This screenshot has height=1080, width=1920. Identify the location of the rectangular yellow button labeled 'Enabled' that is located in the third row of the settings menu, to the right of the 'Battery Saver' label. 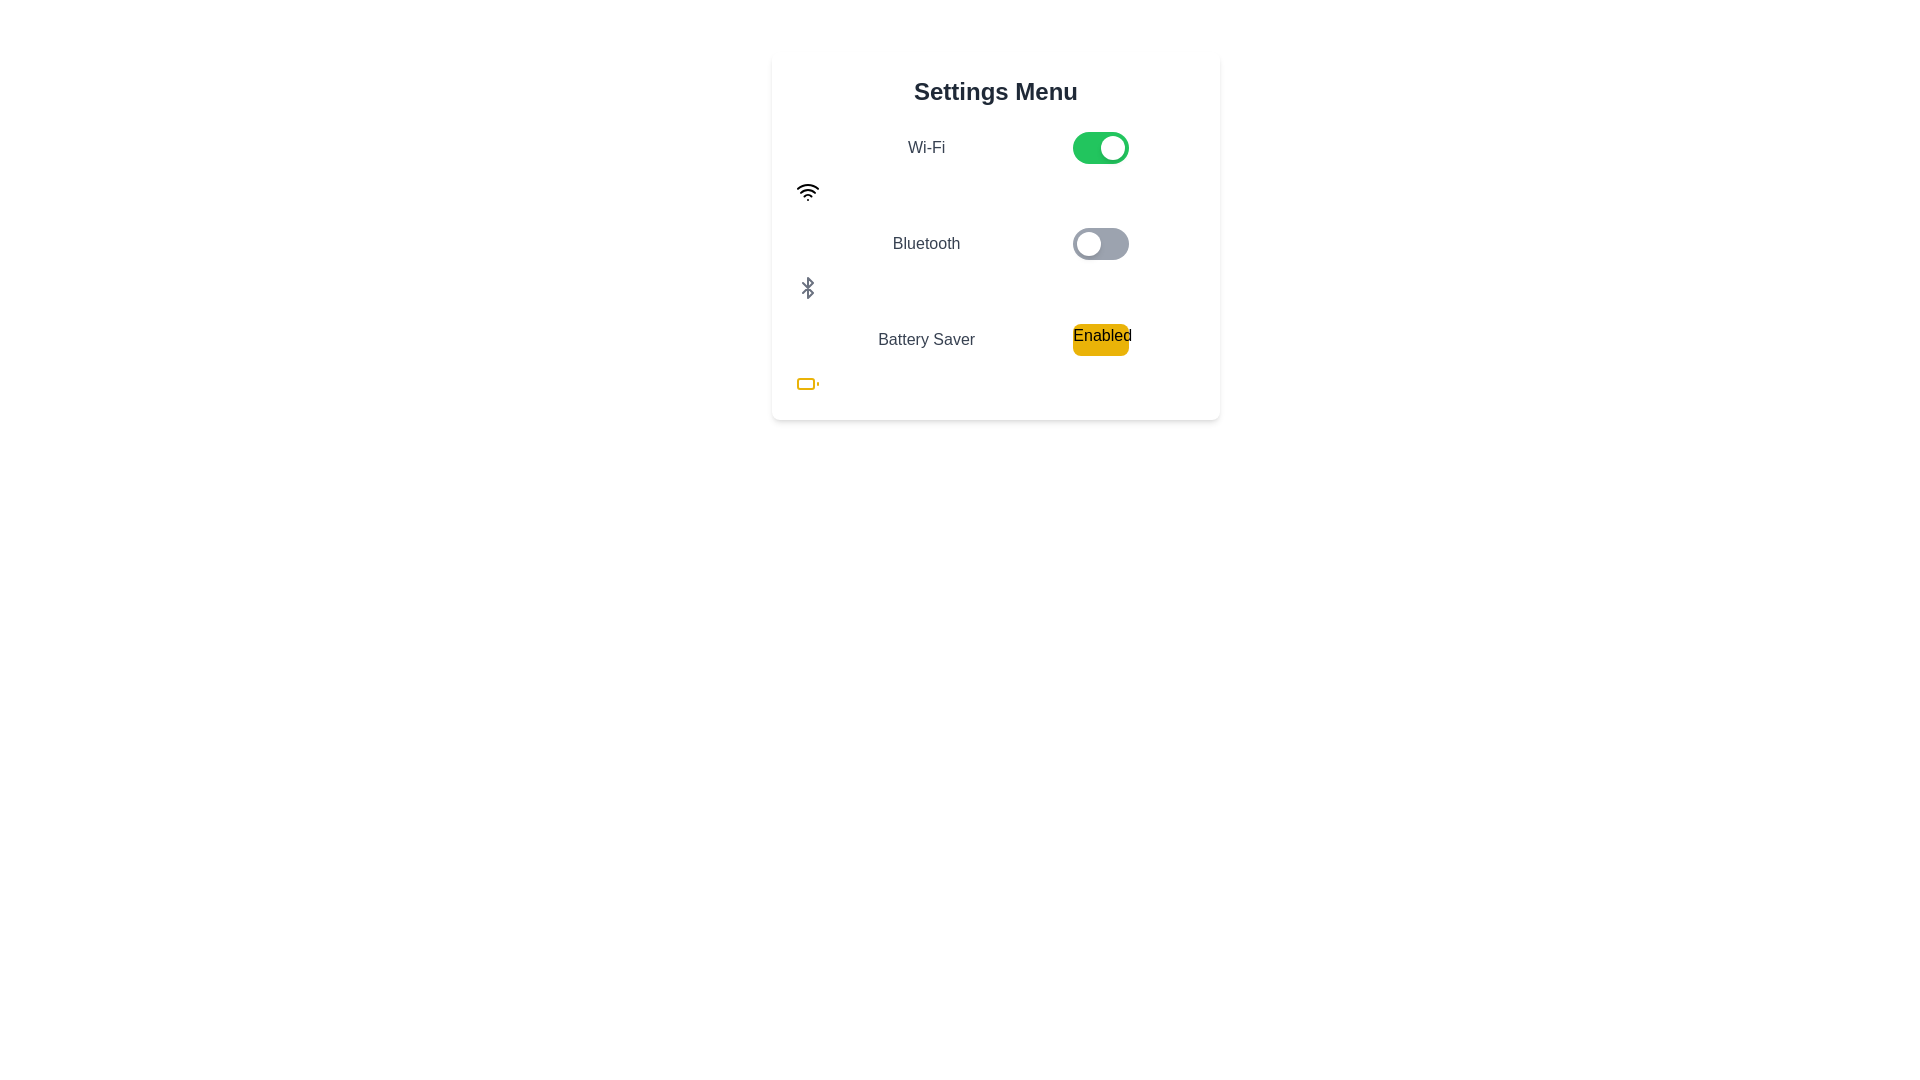
(1100, 338).